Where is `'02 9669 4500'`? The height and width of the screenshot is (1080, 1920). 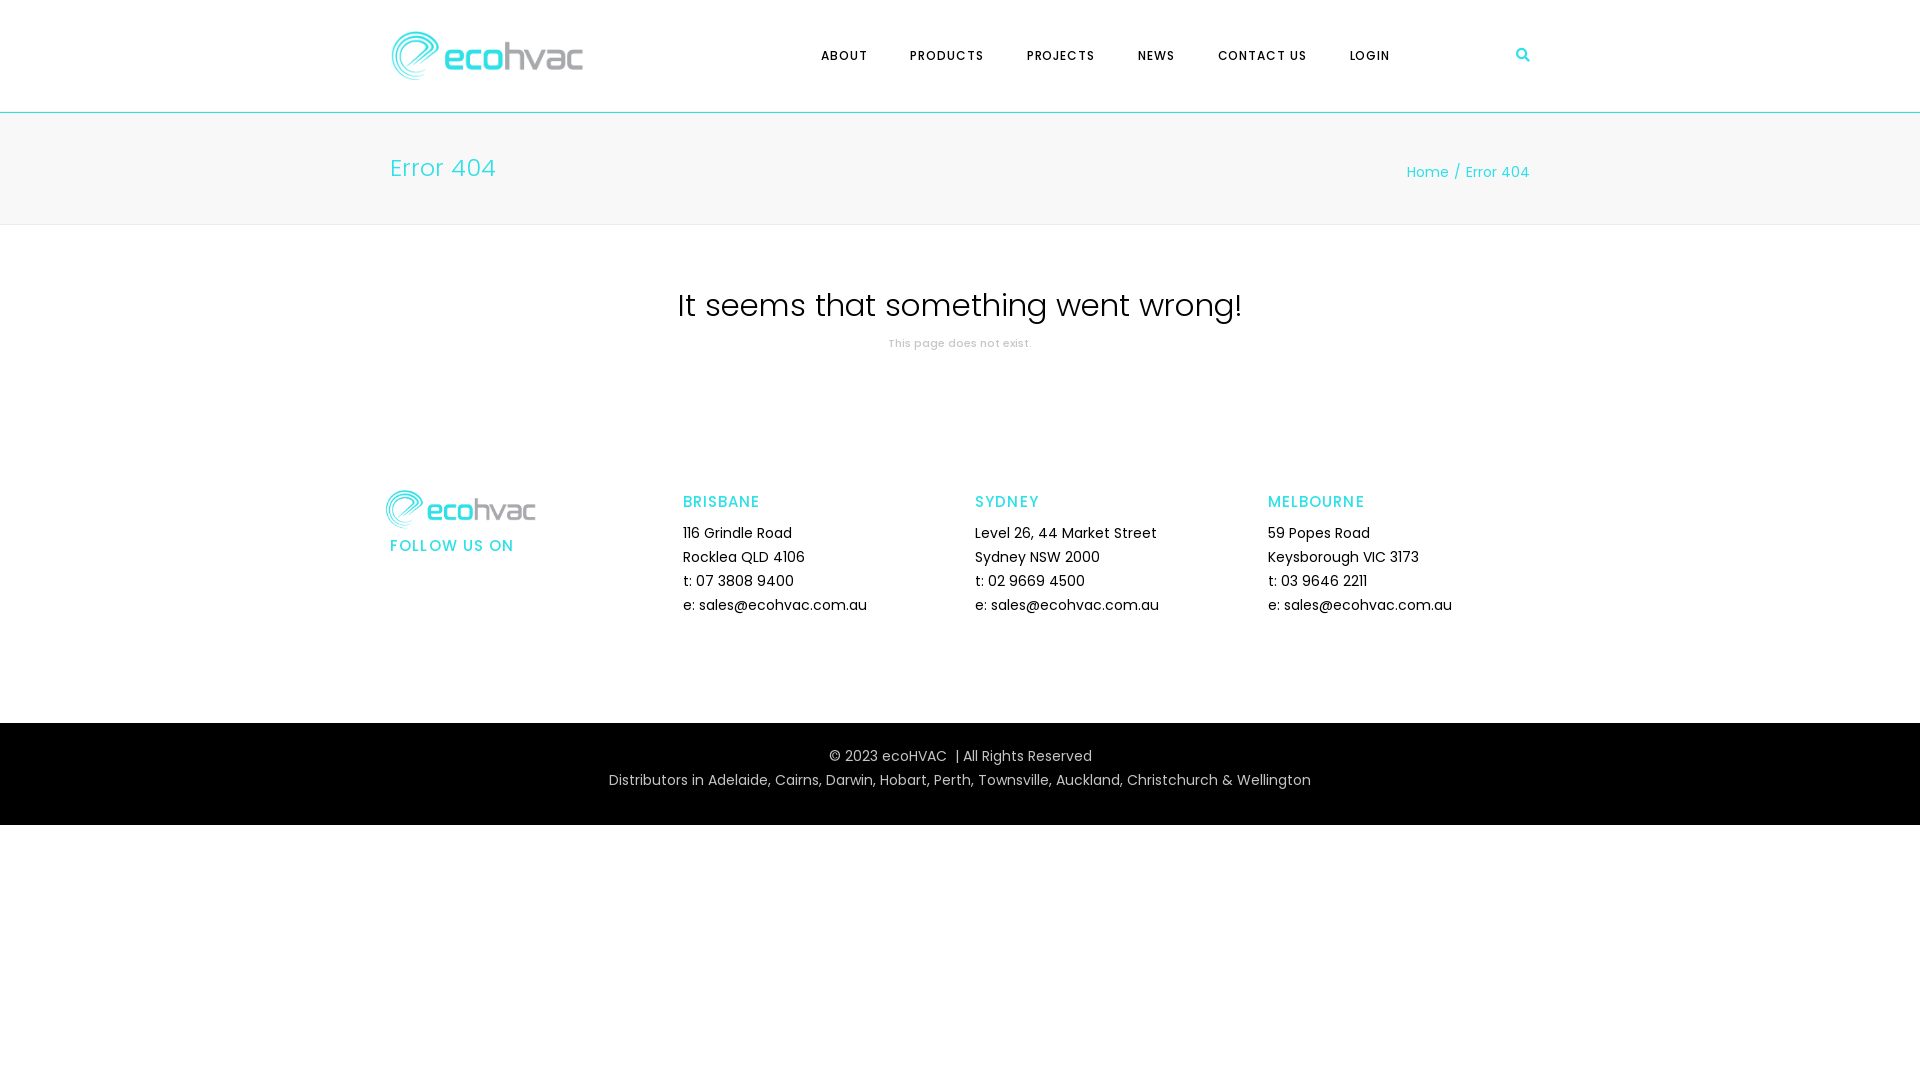
'02 9669 4500' is located at coordinates (1036, 581).